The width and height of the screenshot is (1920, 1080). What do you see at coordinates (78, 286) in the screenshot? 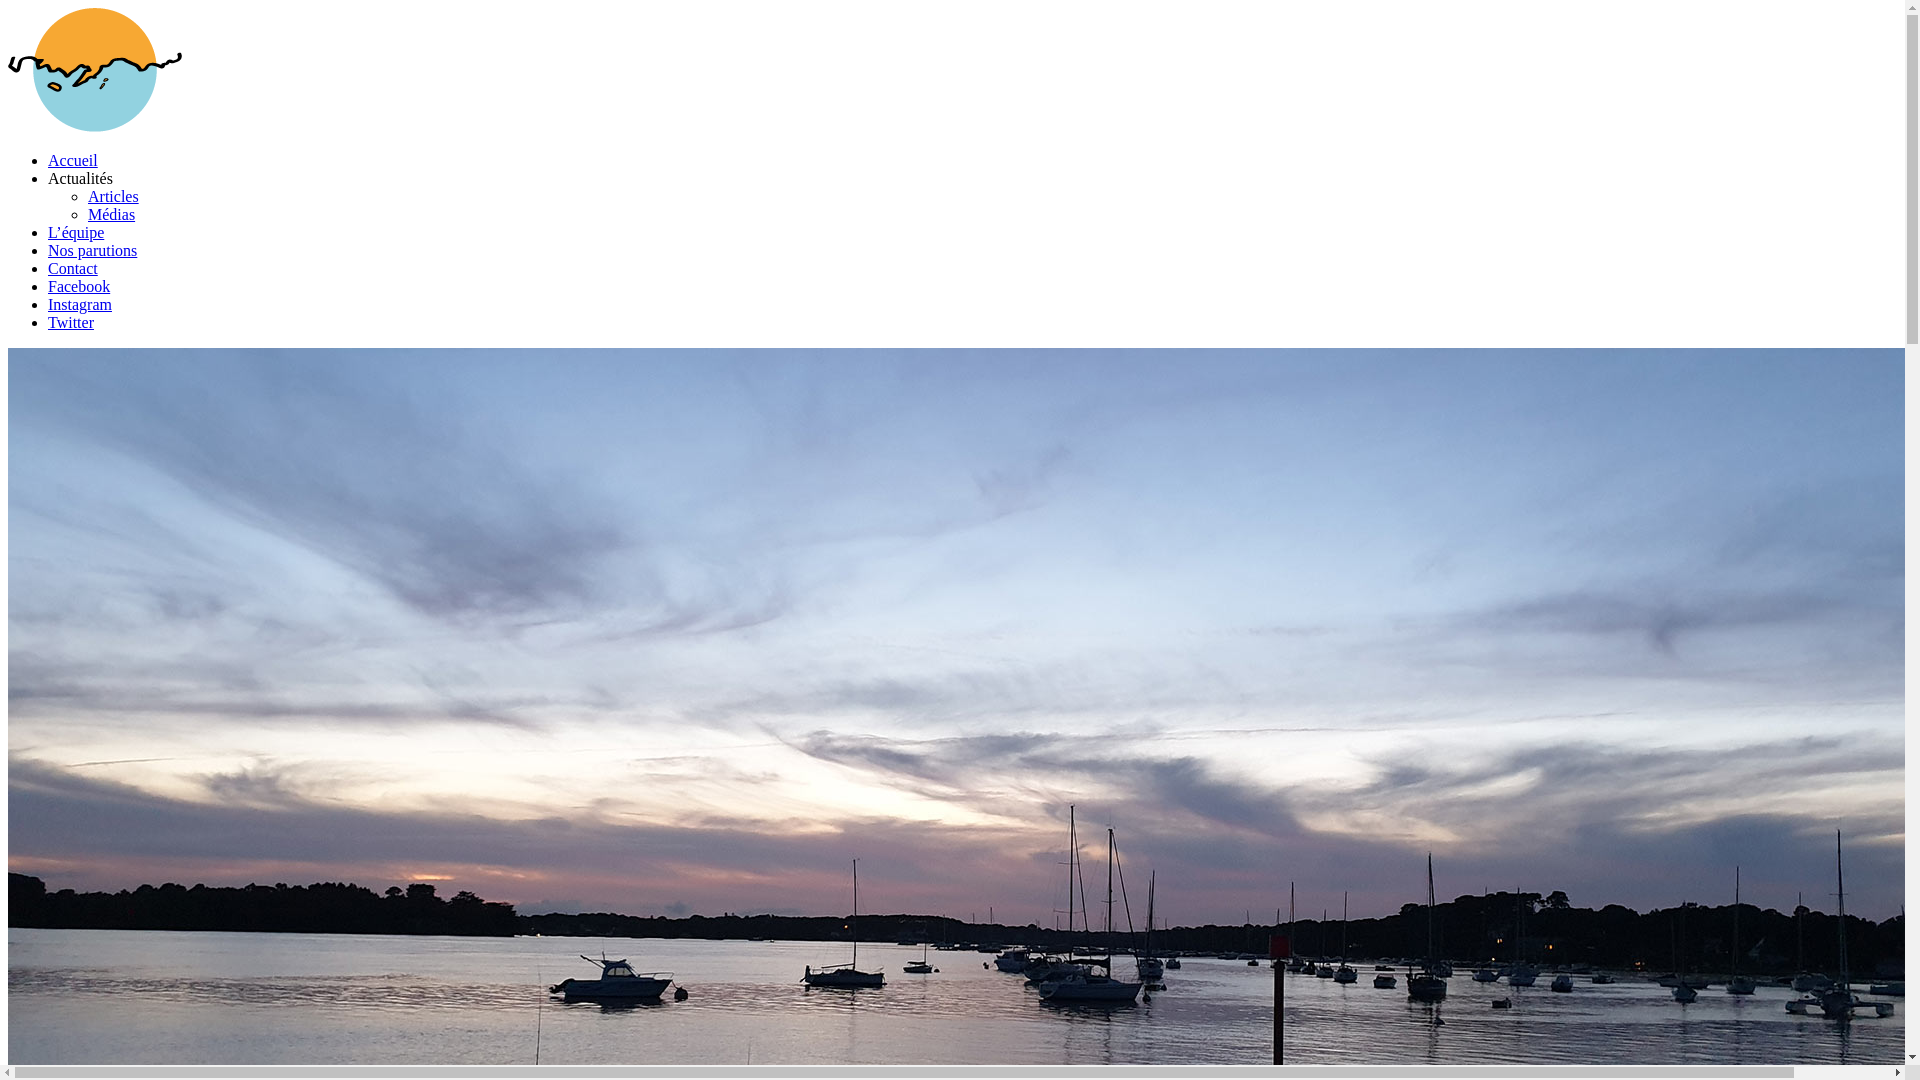
I see `'Facebook'` at bounding box center [78, 286].